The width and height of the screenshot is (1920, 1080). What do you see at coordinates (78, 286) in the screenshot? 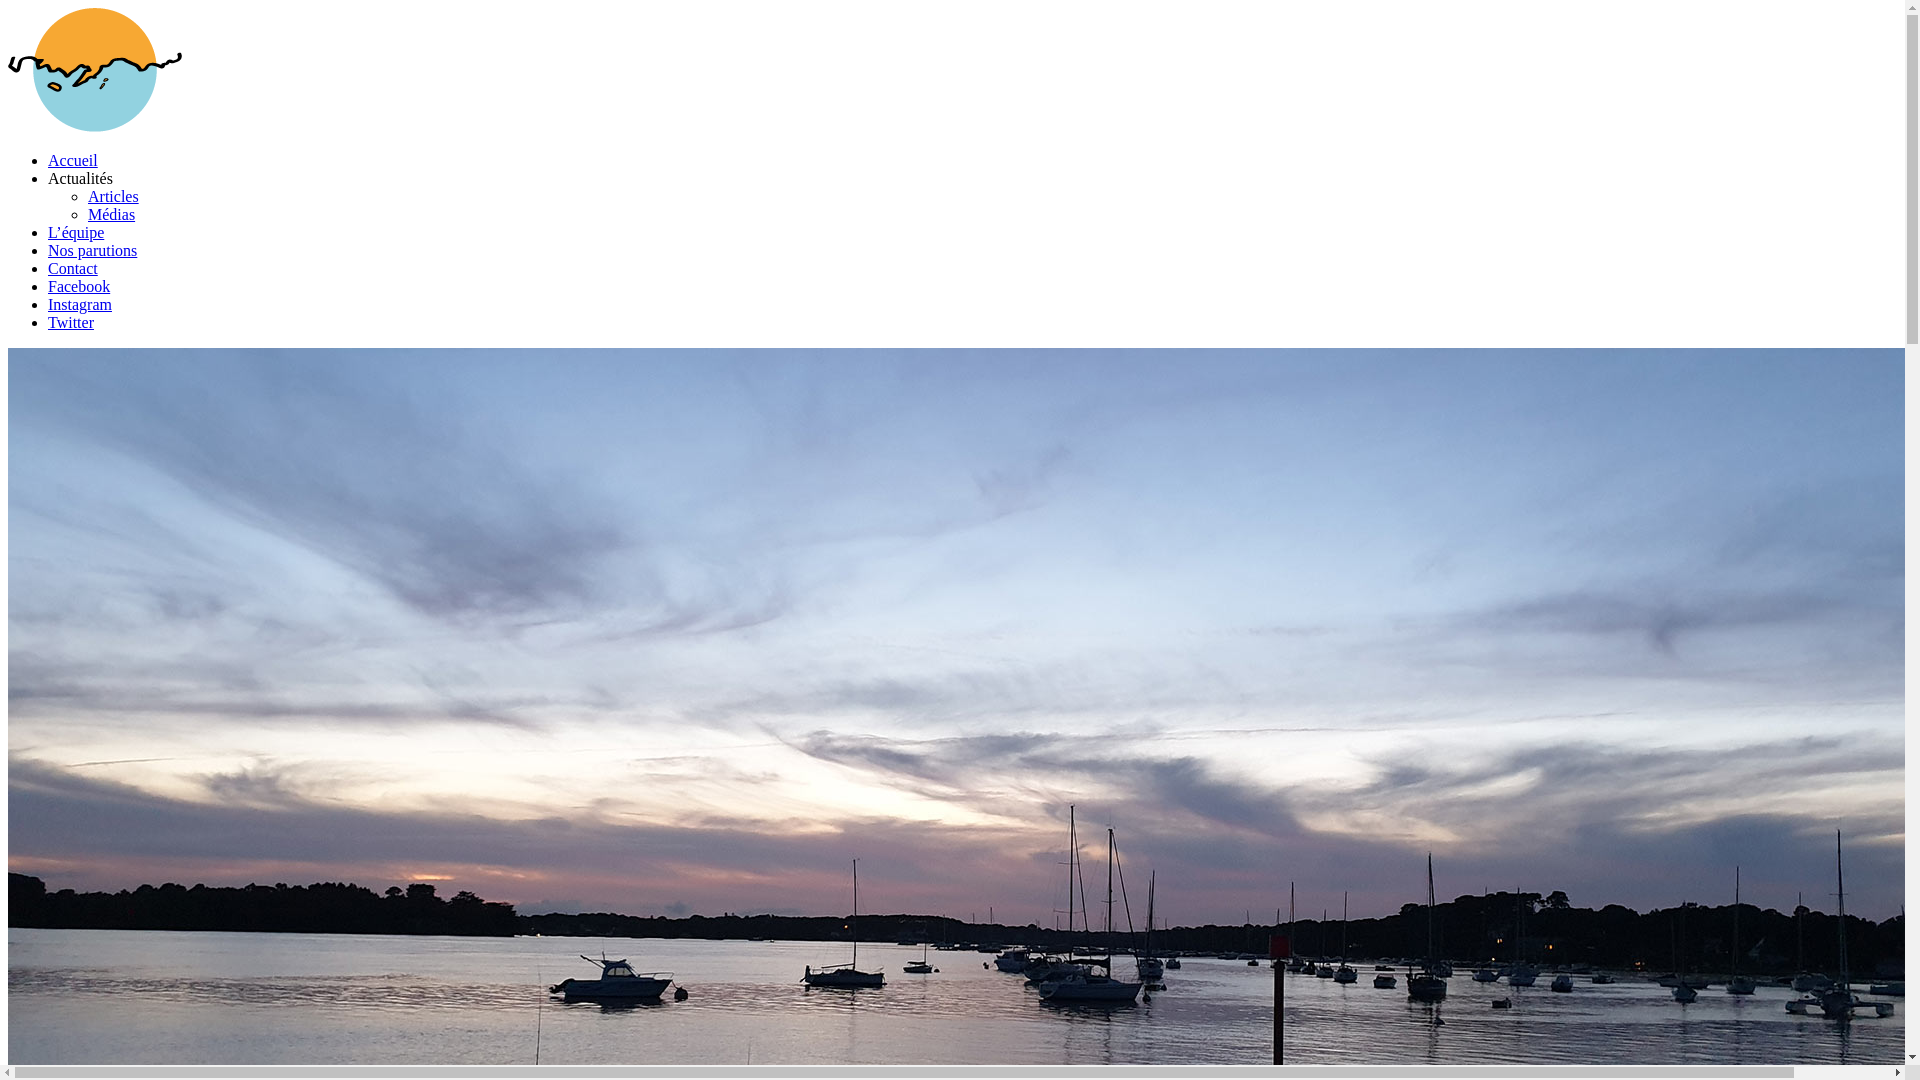
I see `'Facebook'` at bounding box center [78, 286].